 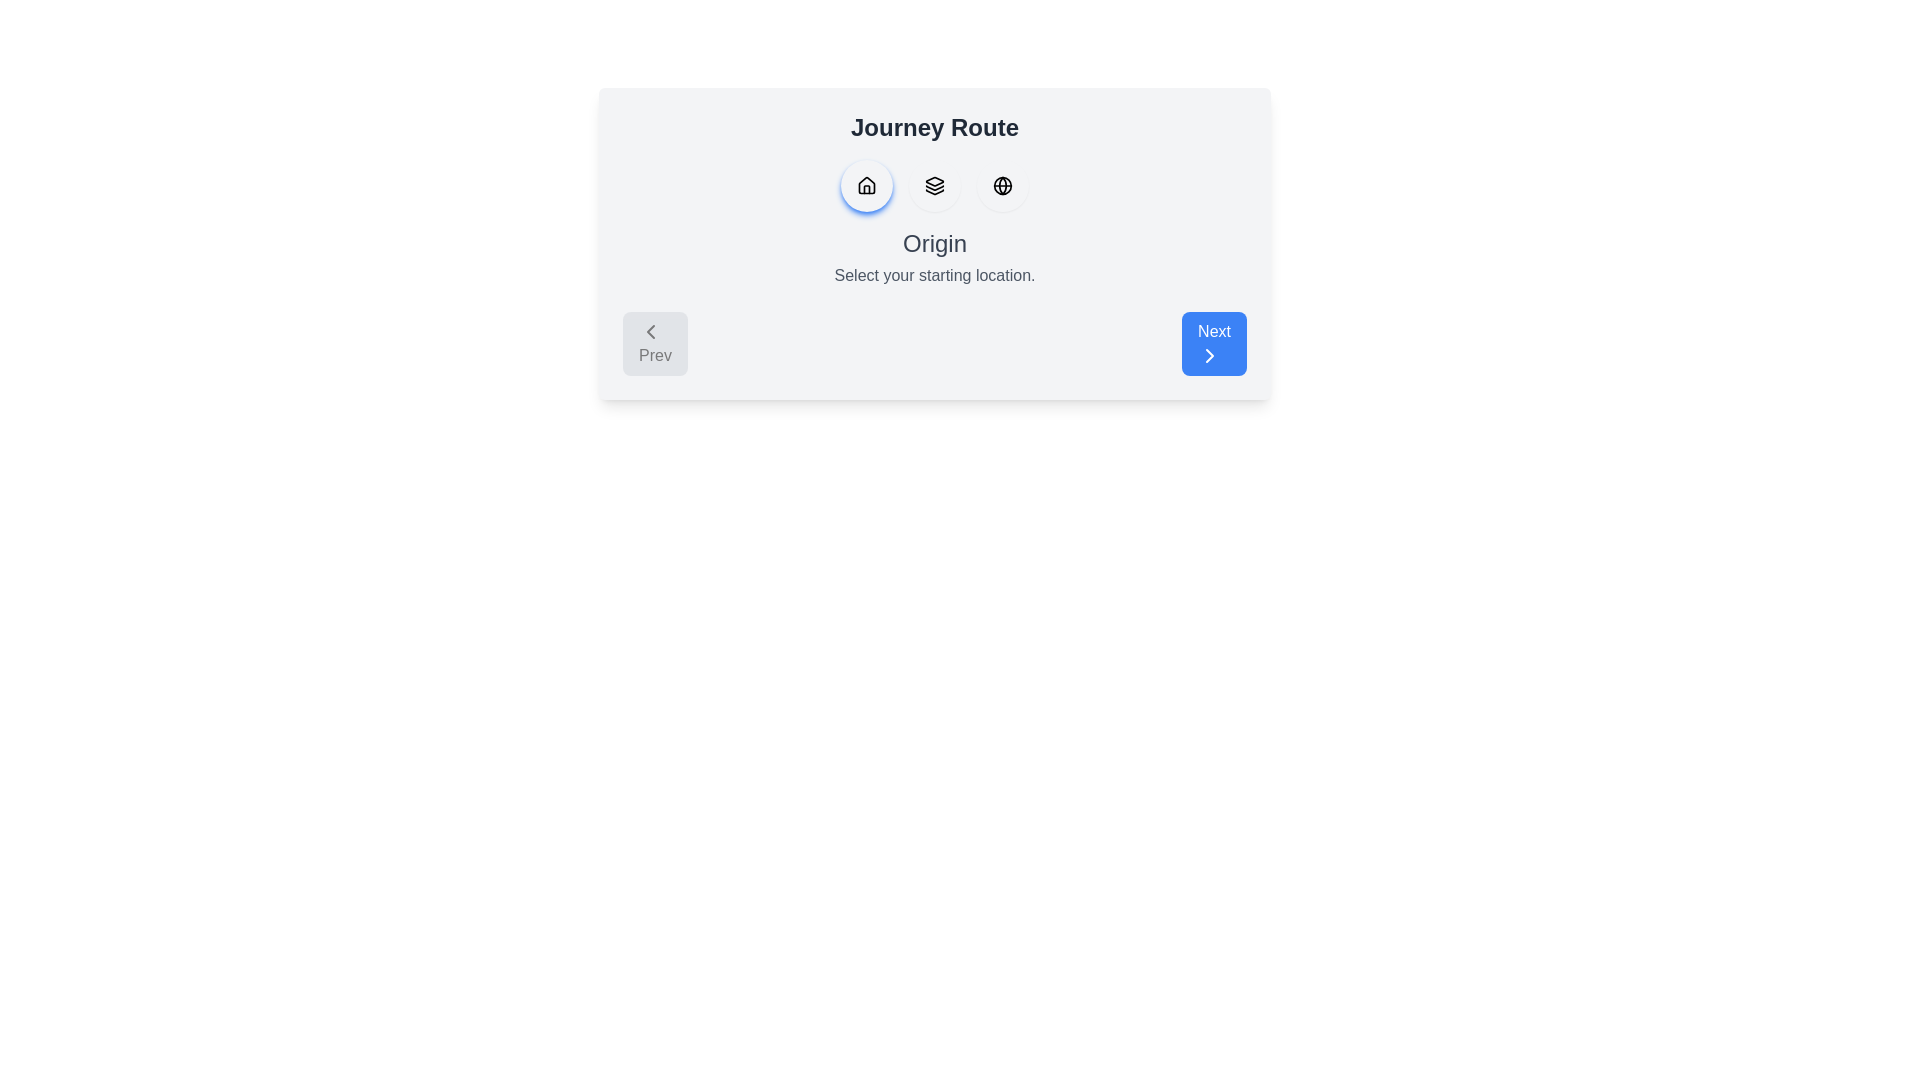 What do you see at coordinates (1213, 342) in the screenshot?
I see `the 'Next' button with a blue background and white text located at the bottom-right corner to proceed to the next step` at bounding box center [1213, 342].